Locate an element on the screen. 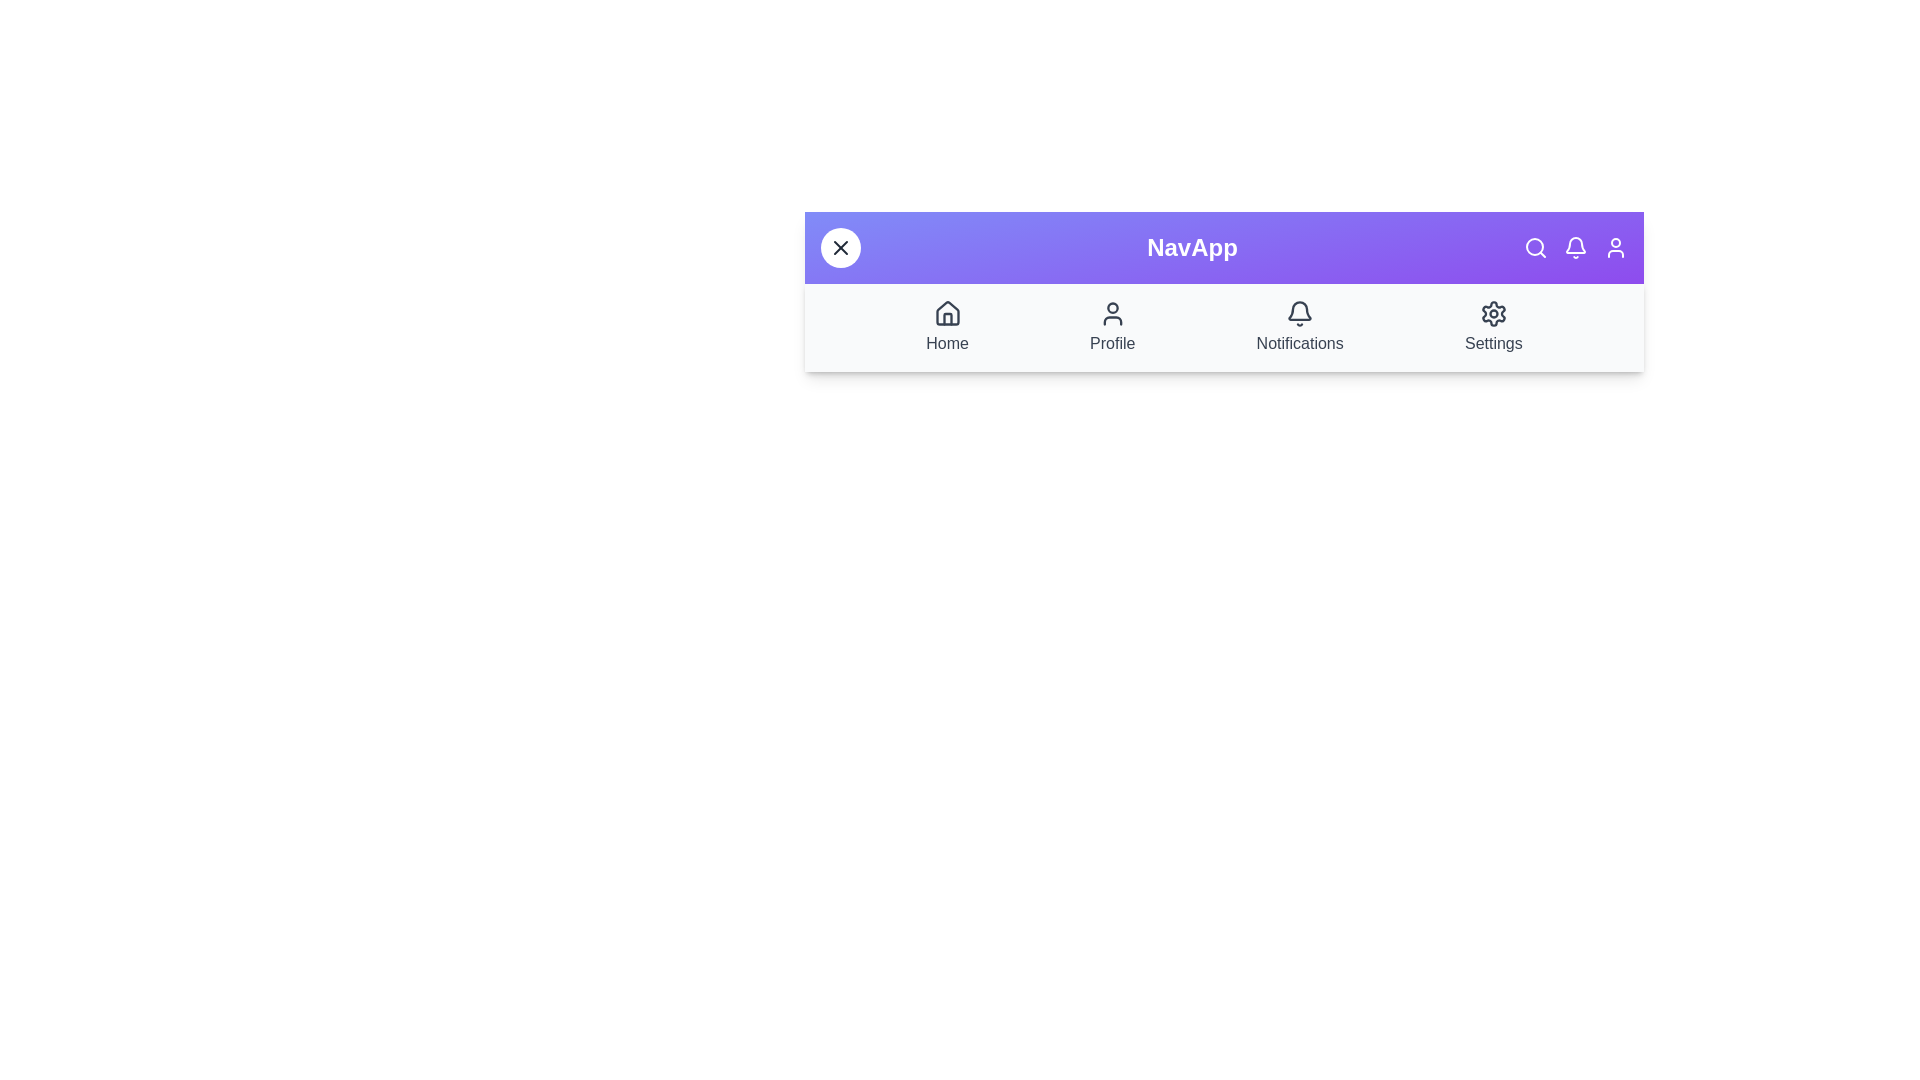 Image resolution: width=1920 pixels, height=1080 pixels. the Home navigation button is located at coordinates (946, 326).